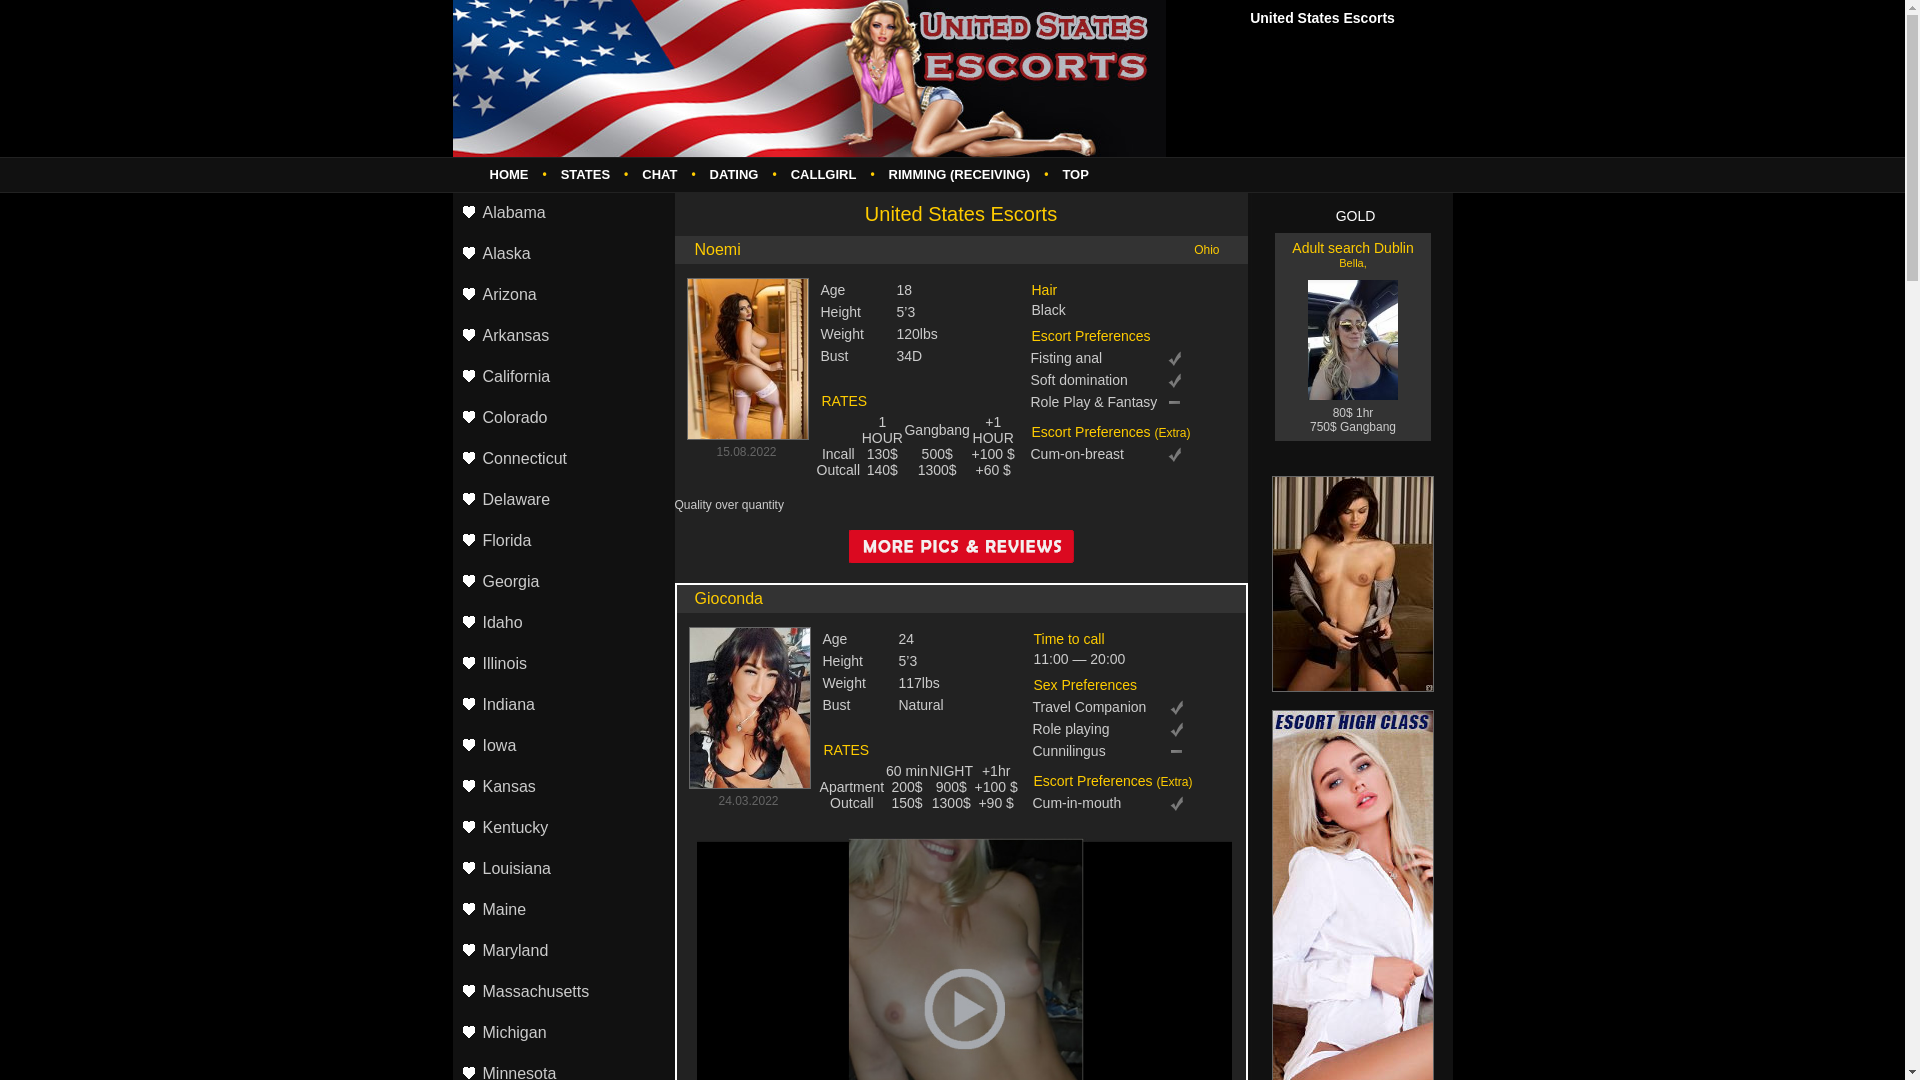  What do you see at coordinates (560, 622) in the screenshot?
I see `'Idaho'` at bounding box center [560, 622].